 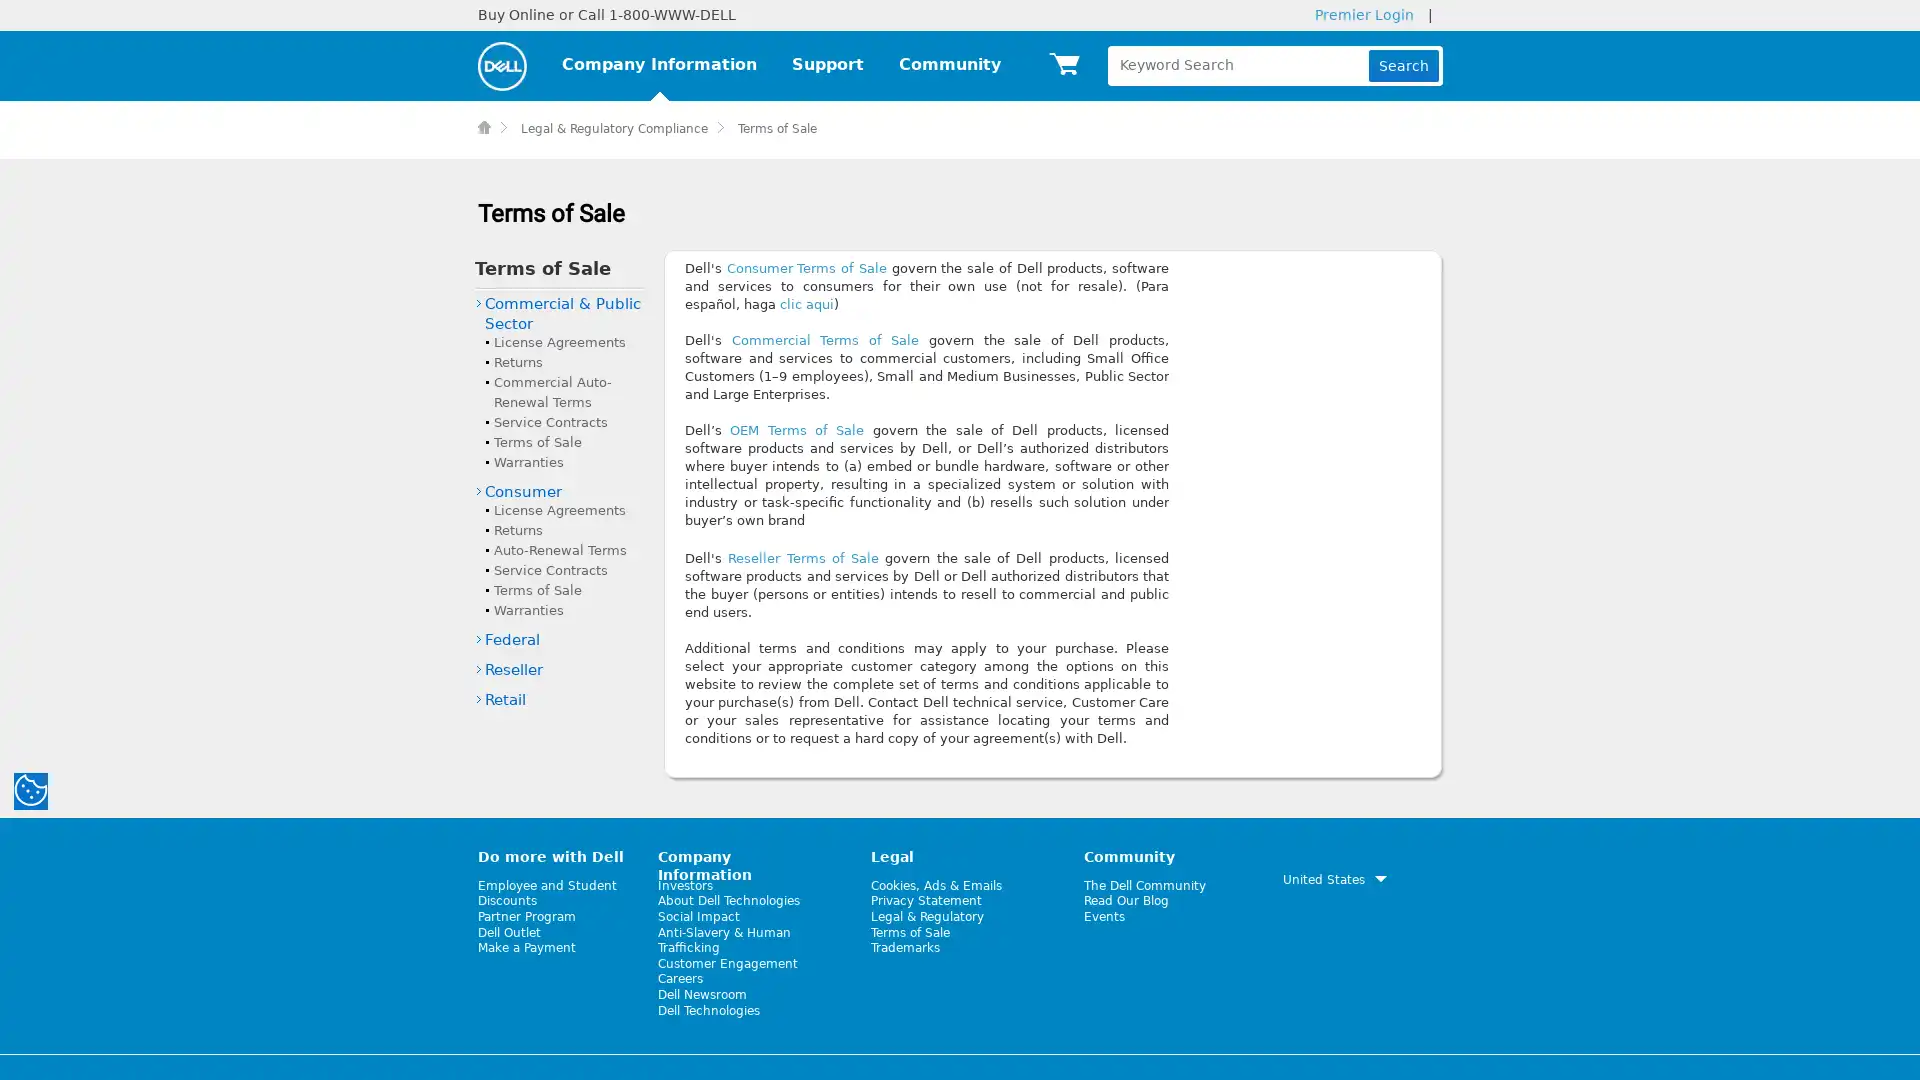 I want to click on manage your cookies, so click(x=30, y=789).